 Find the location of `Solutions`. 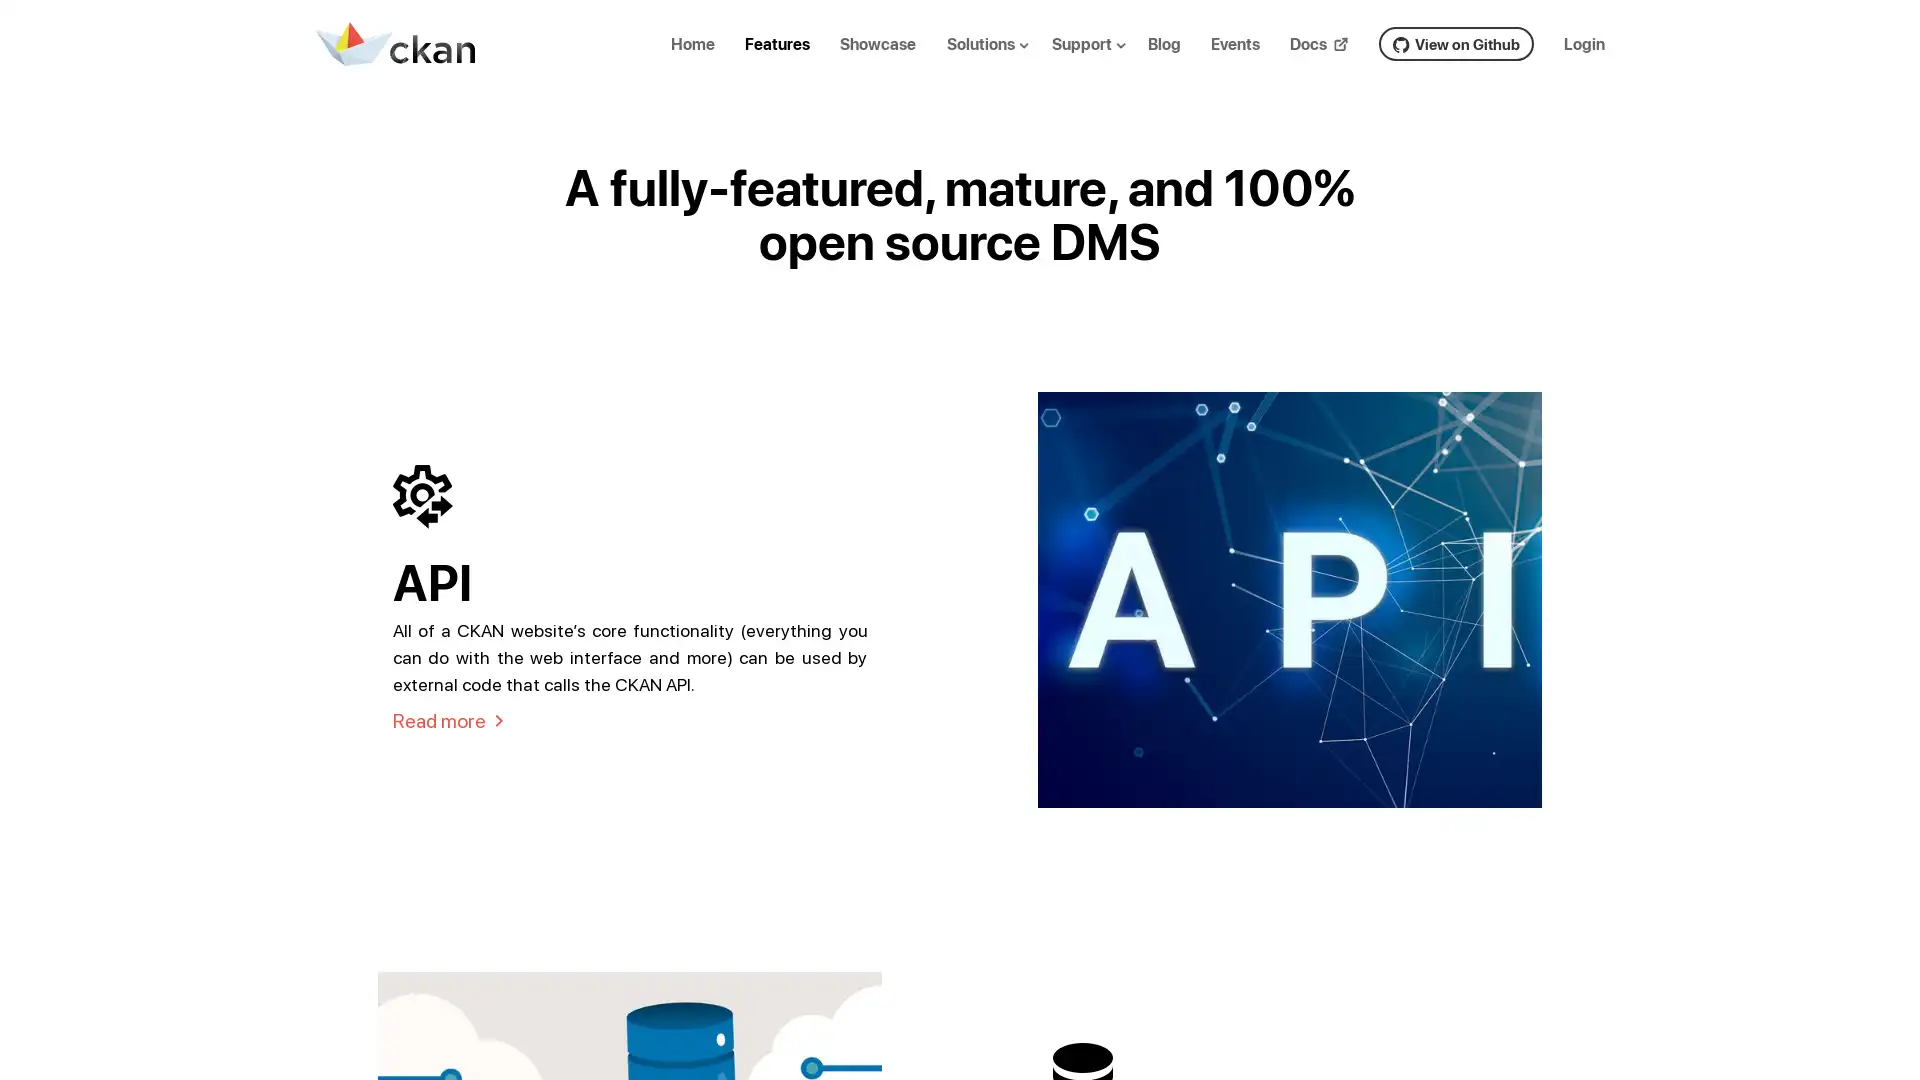

Solutions is located at coordinates (1003, 58).